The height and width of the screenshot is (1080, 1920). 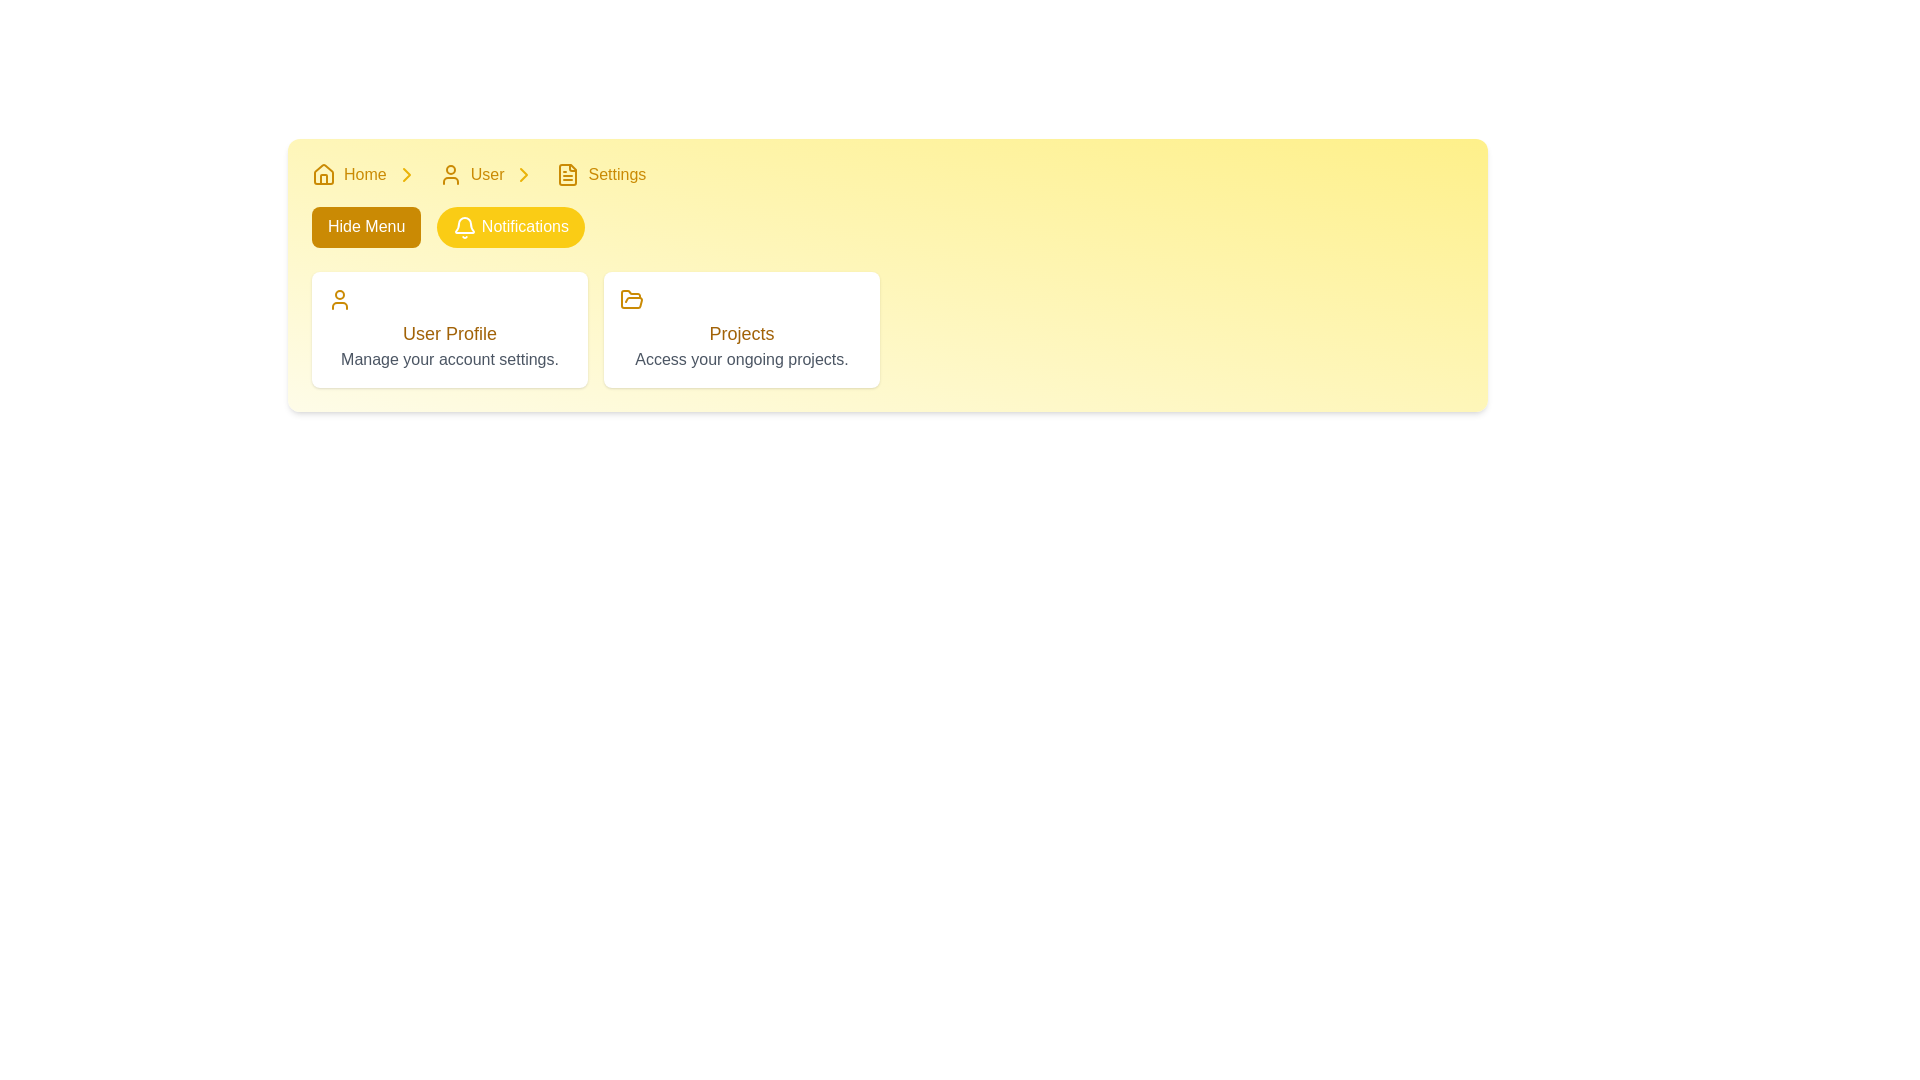 What do you see at coordinates (470, 173) in the screenshot?
I see `the Navigation link with icon and text located between 'Home' and 'Settings' in the horizontal navigation bar` at bounding box center [470, 173].